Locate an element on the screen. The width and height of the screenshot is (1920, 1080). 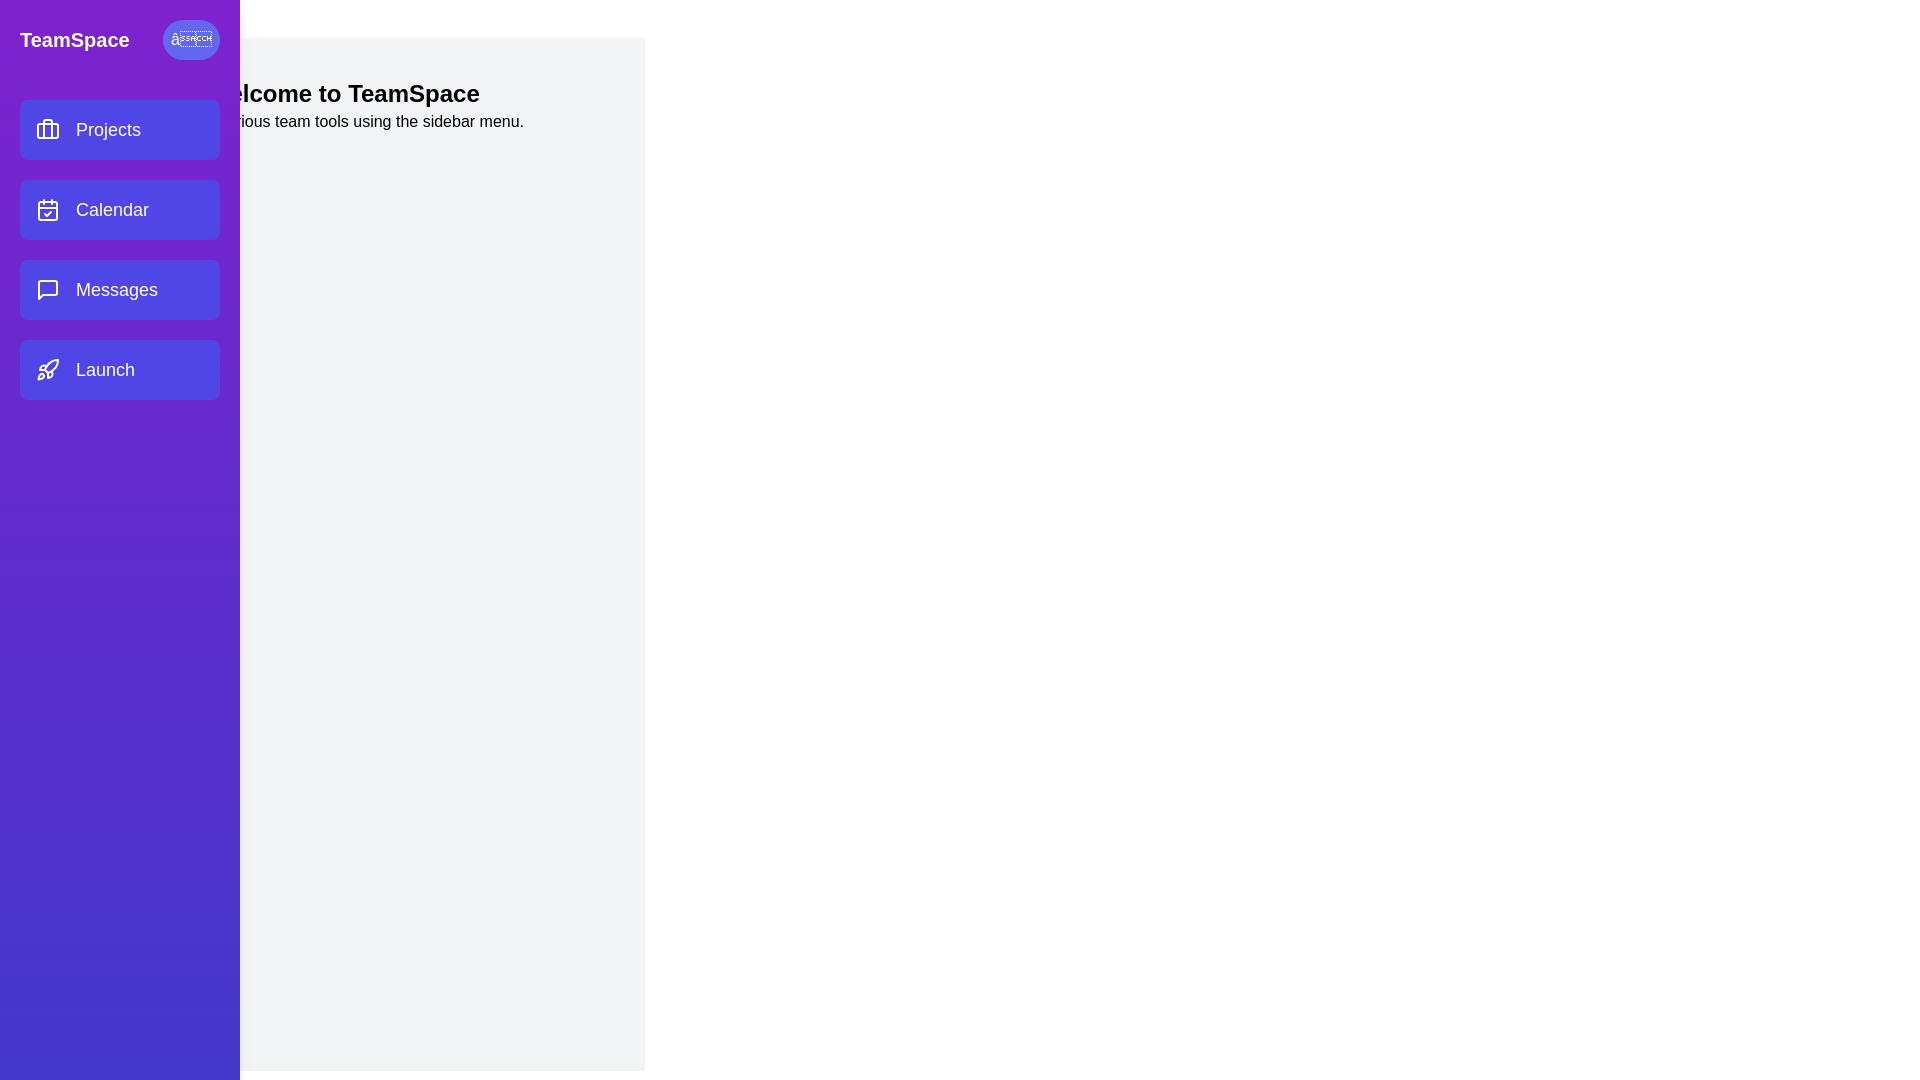
the main content area to focus is located at coordinates (343, 578).